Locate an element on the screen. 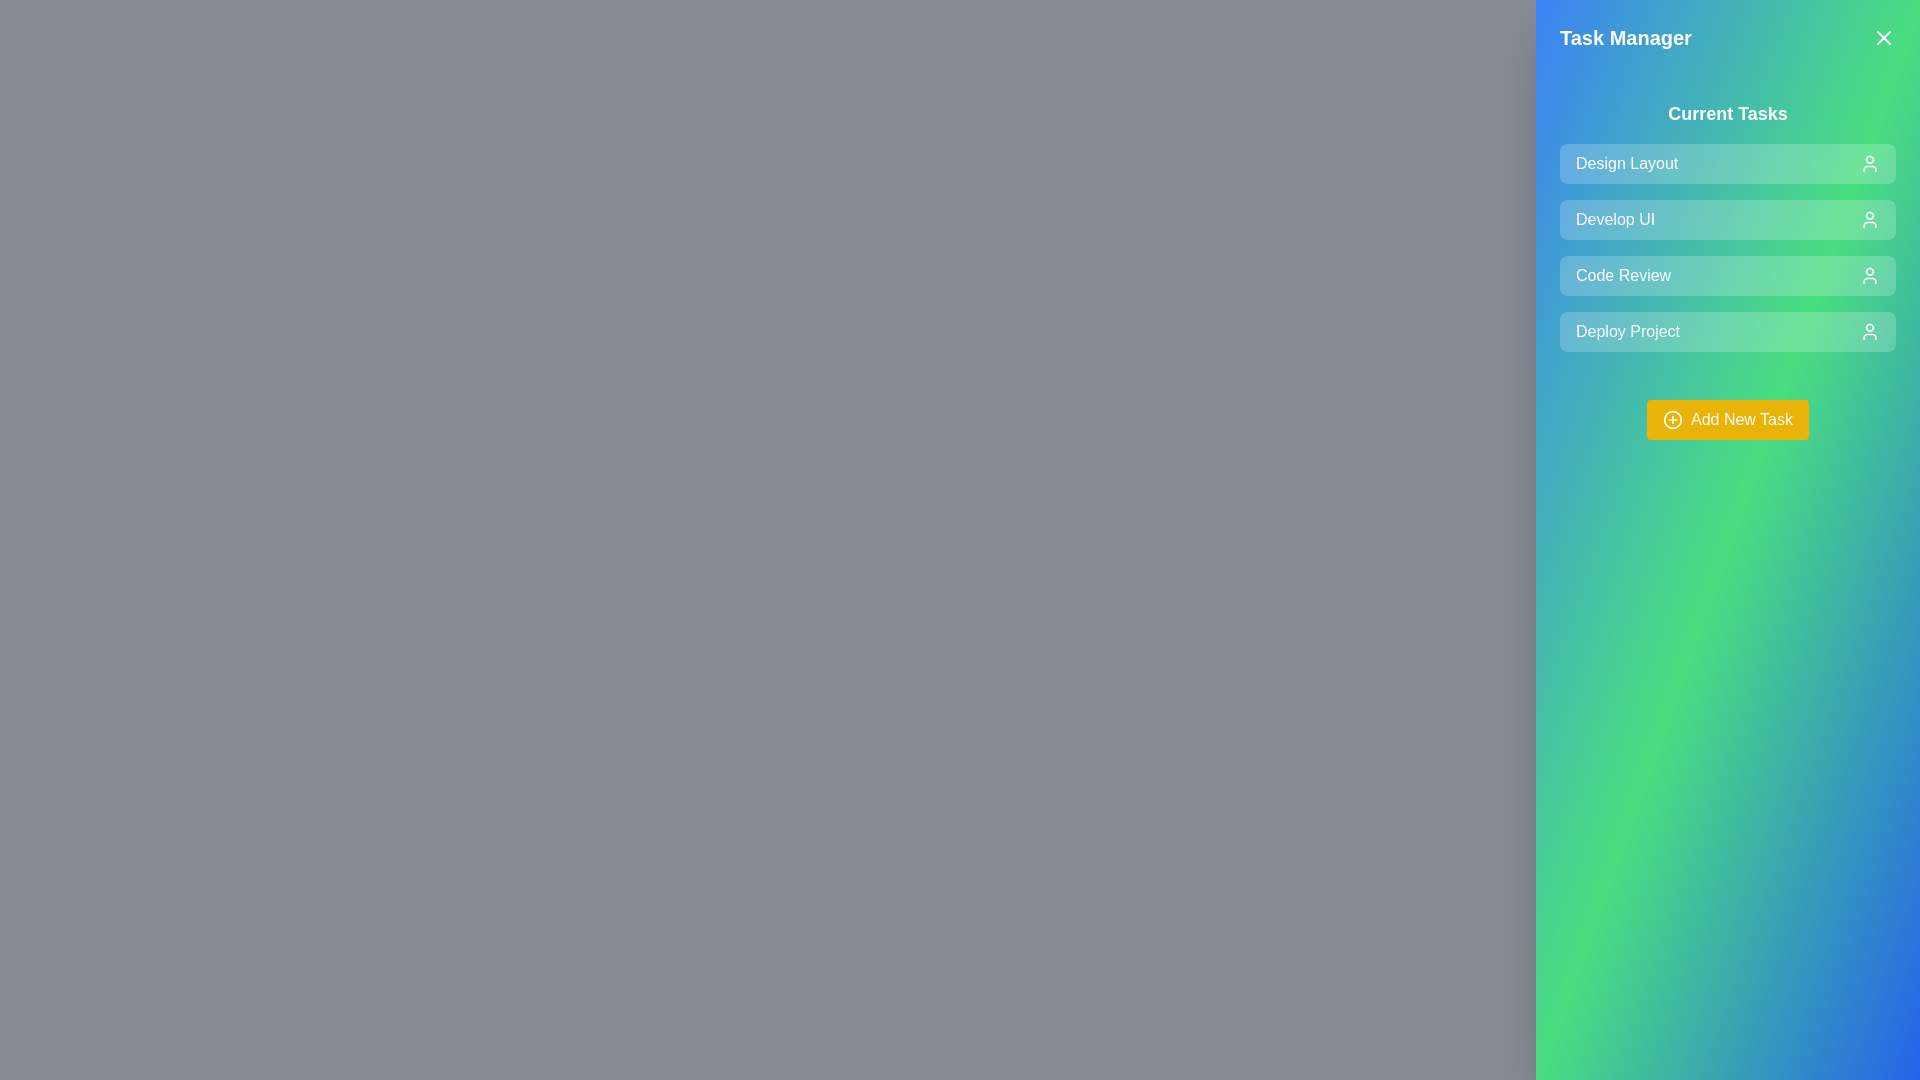 The height and width of the screenshot is (1080, 1920). the second task entry labeled 'Develop UI' is located at coordinates (1727, 219).